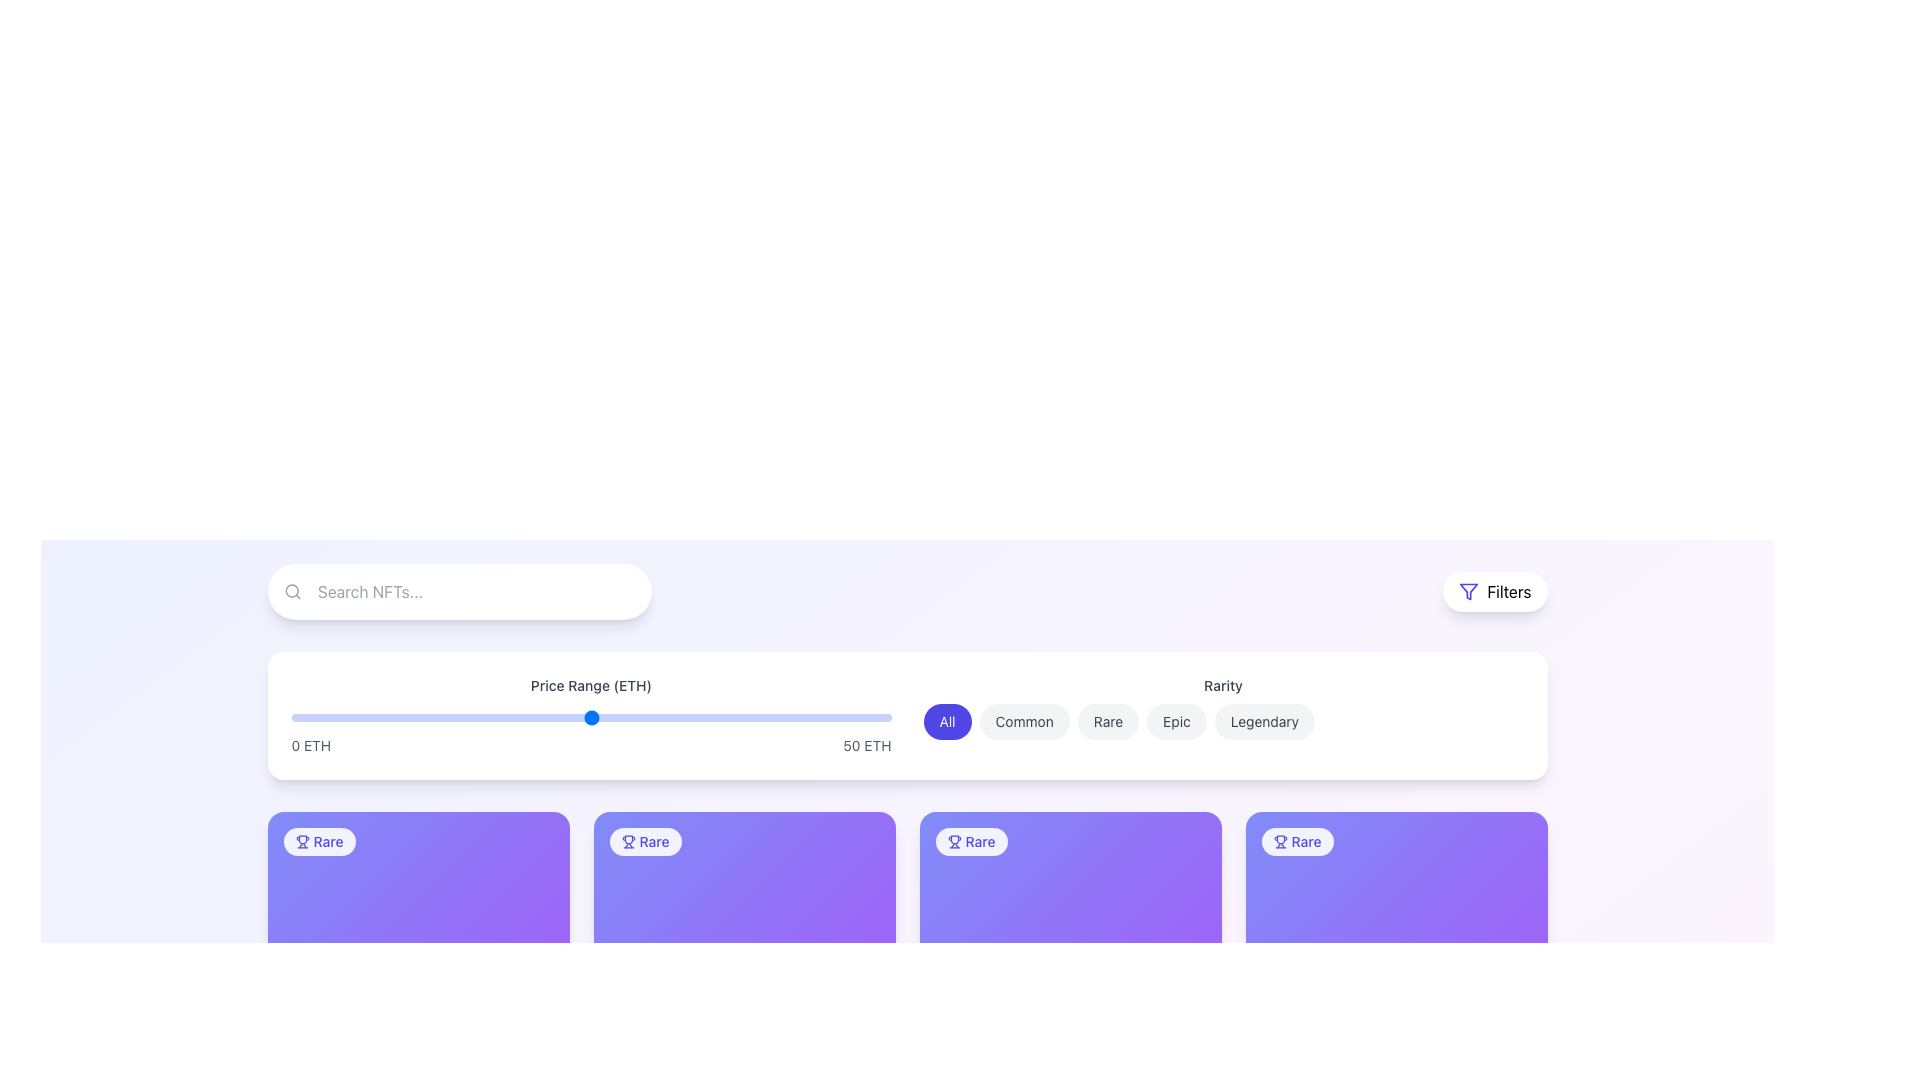 This screenshot has height=1080, width=1920. Describe the element at coordinates (1024, 721) in the screenshot. I see `the 'Common' rarity filter button located in the upper-mid section of the interface, positioned between the 'All' and 'Rare' buttons, to adjust the displayed items accordingly` at that location.